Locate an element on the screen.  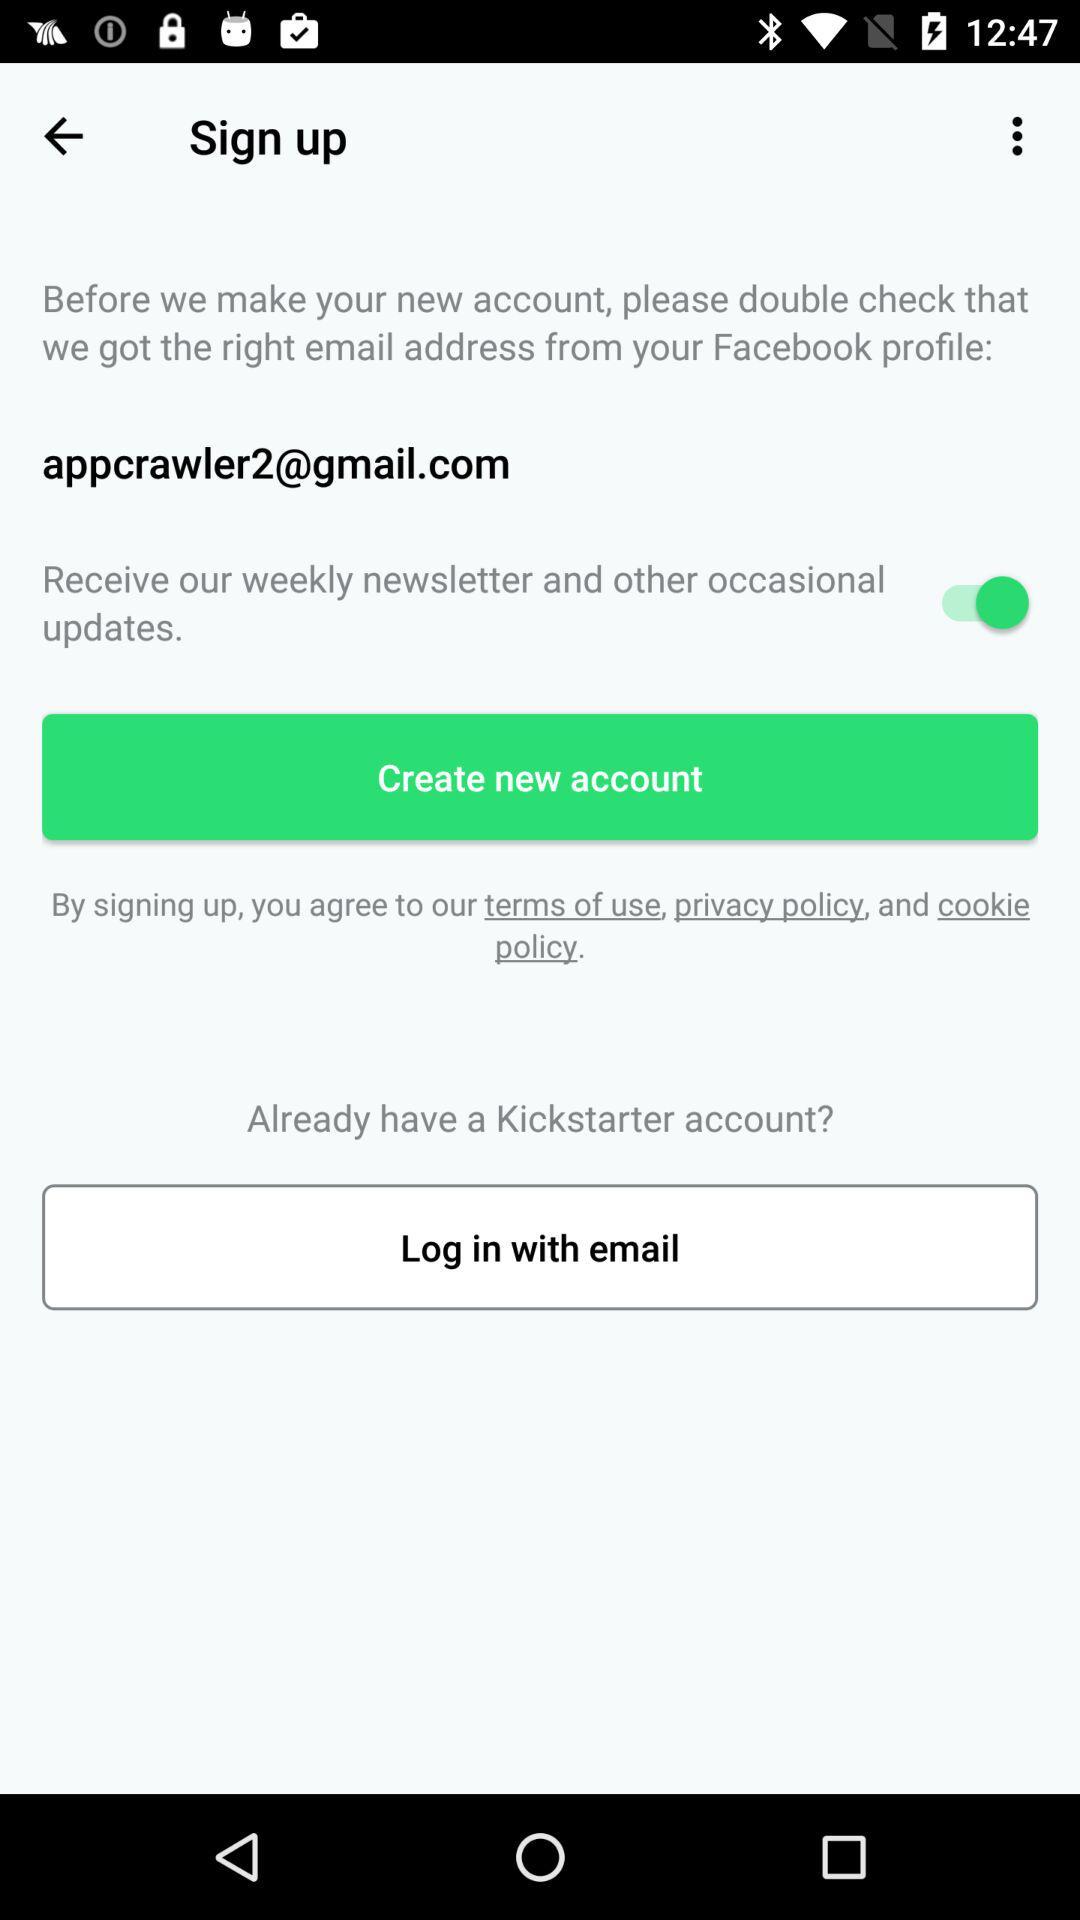
the icon below the already have a item is located at coordinates (540, 1246).